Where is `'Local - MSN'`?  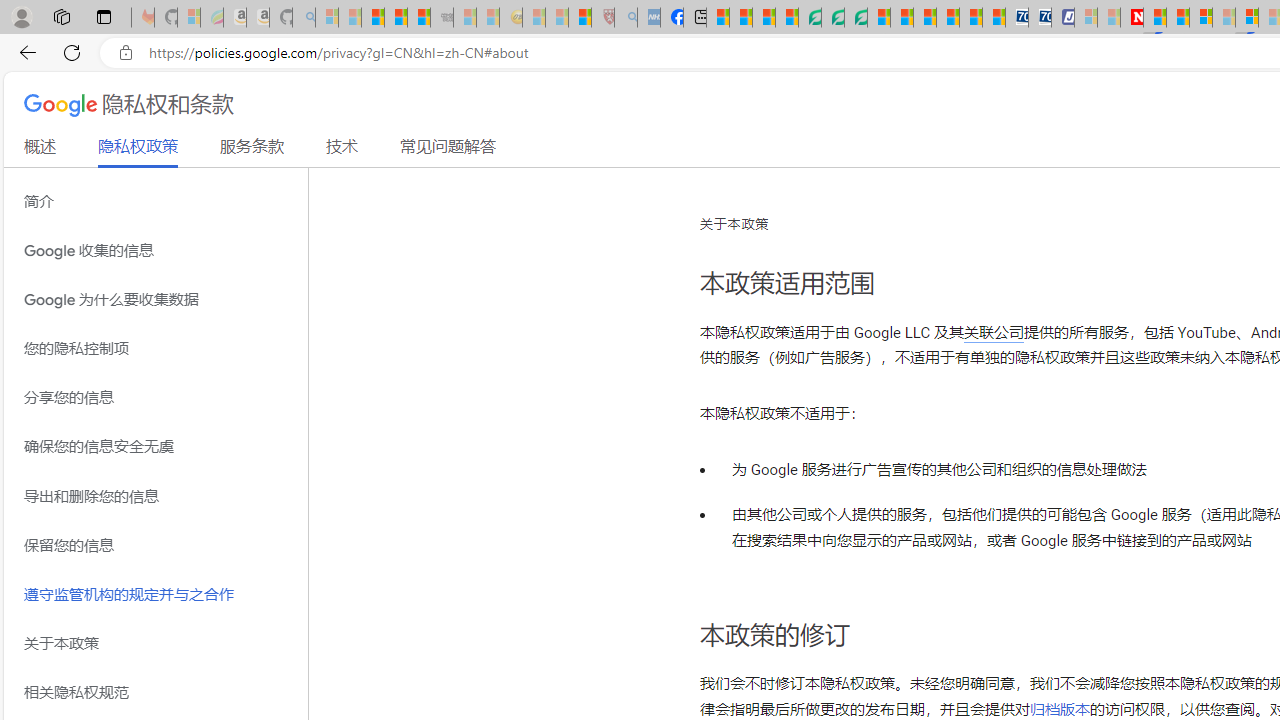 'Local - MSN' is located at coordinates (579, 17).